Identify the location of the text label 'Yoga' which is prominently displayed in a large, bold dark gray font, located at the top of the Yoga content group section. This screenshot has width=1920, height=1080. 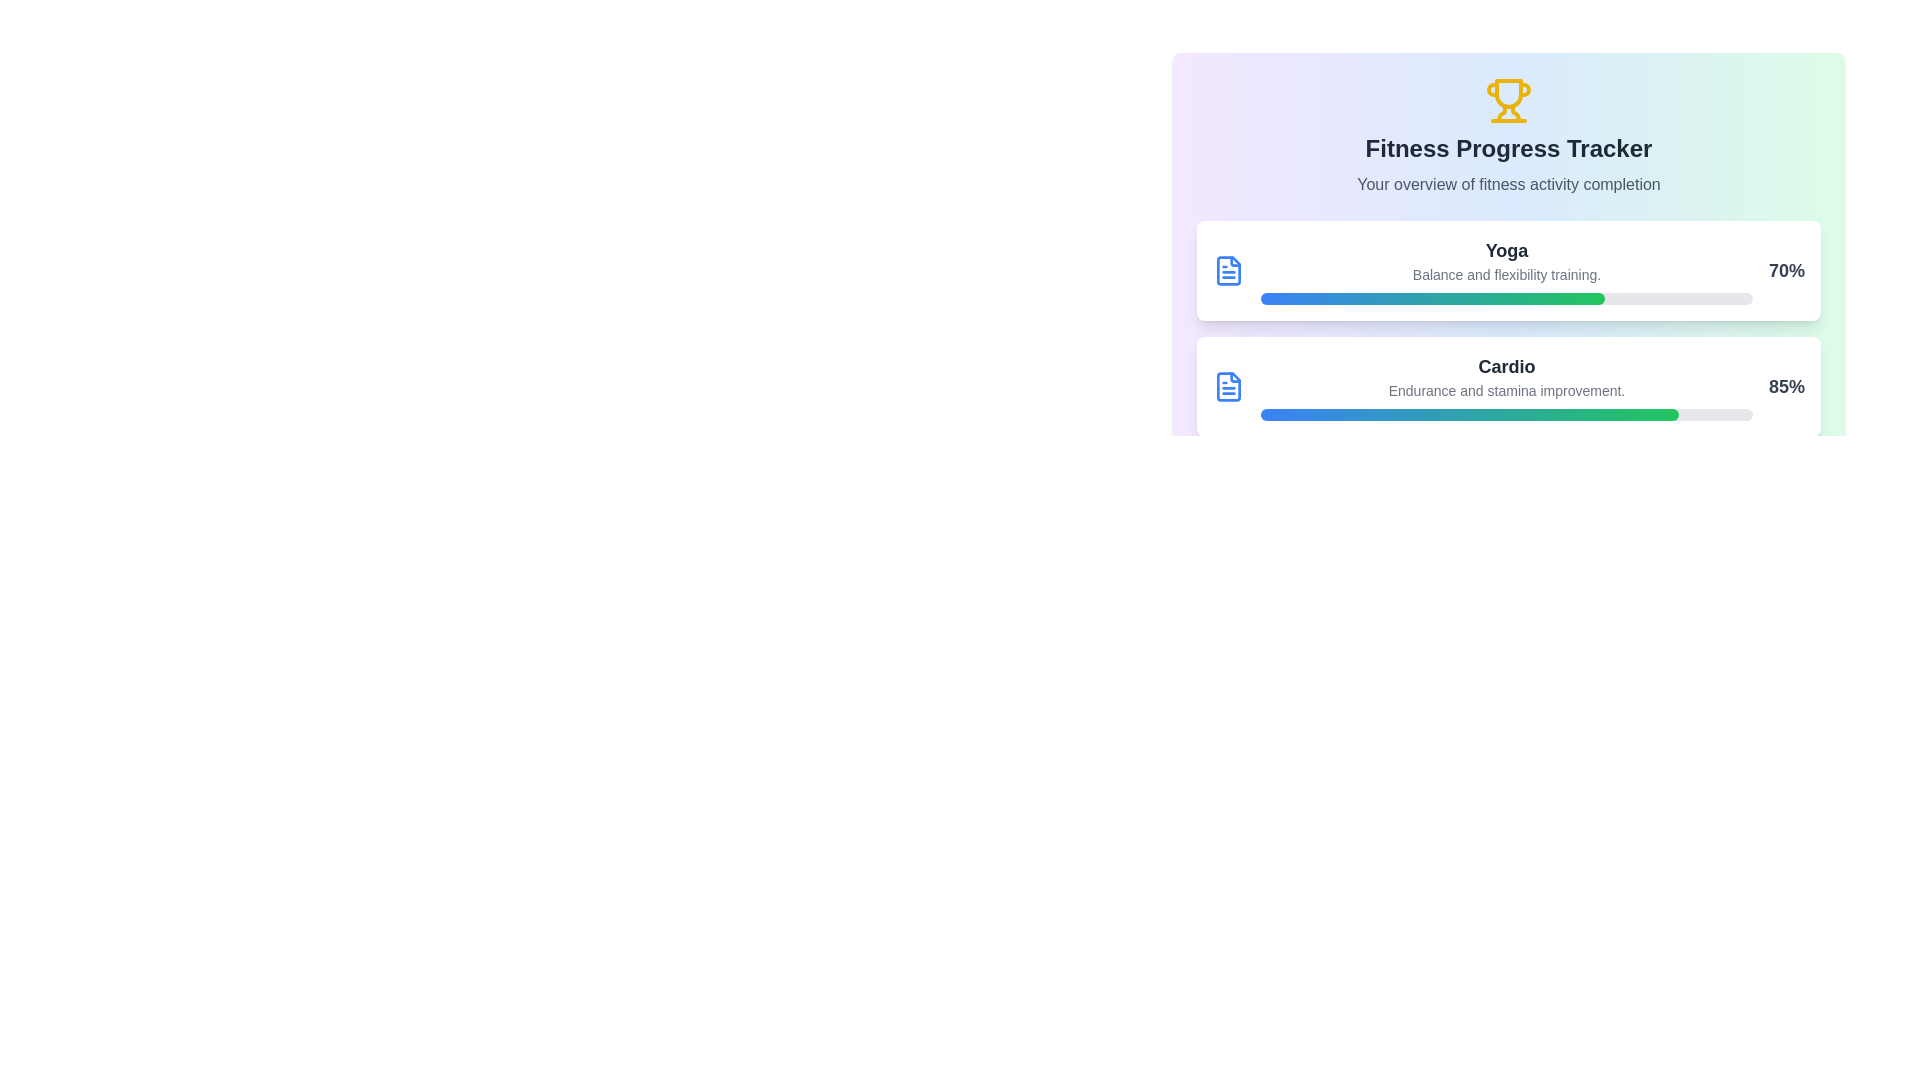
(1507, 249).